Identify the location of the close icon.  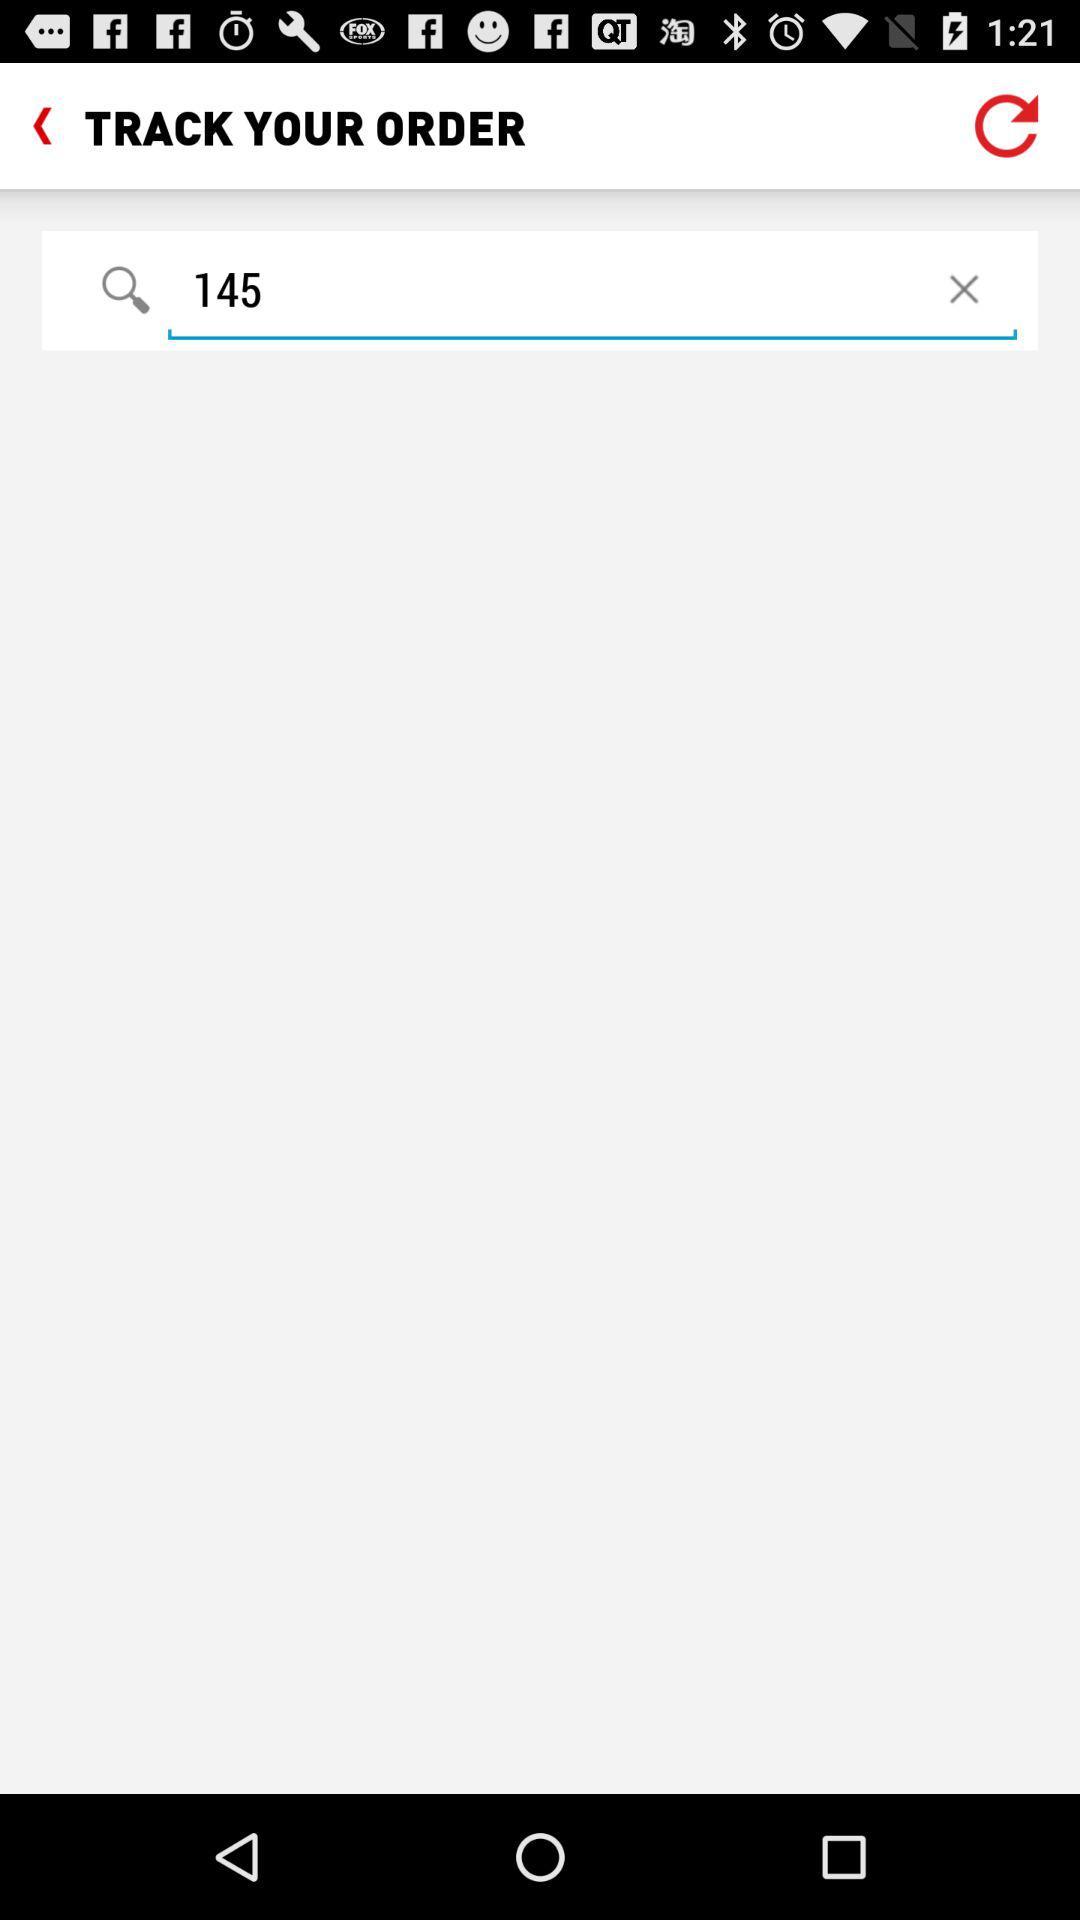
(963, 308).